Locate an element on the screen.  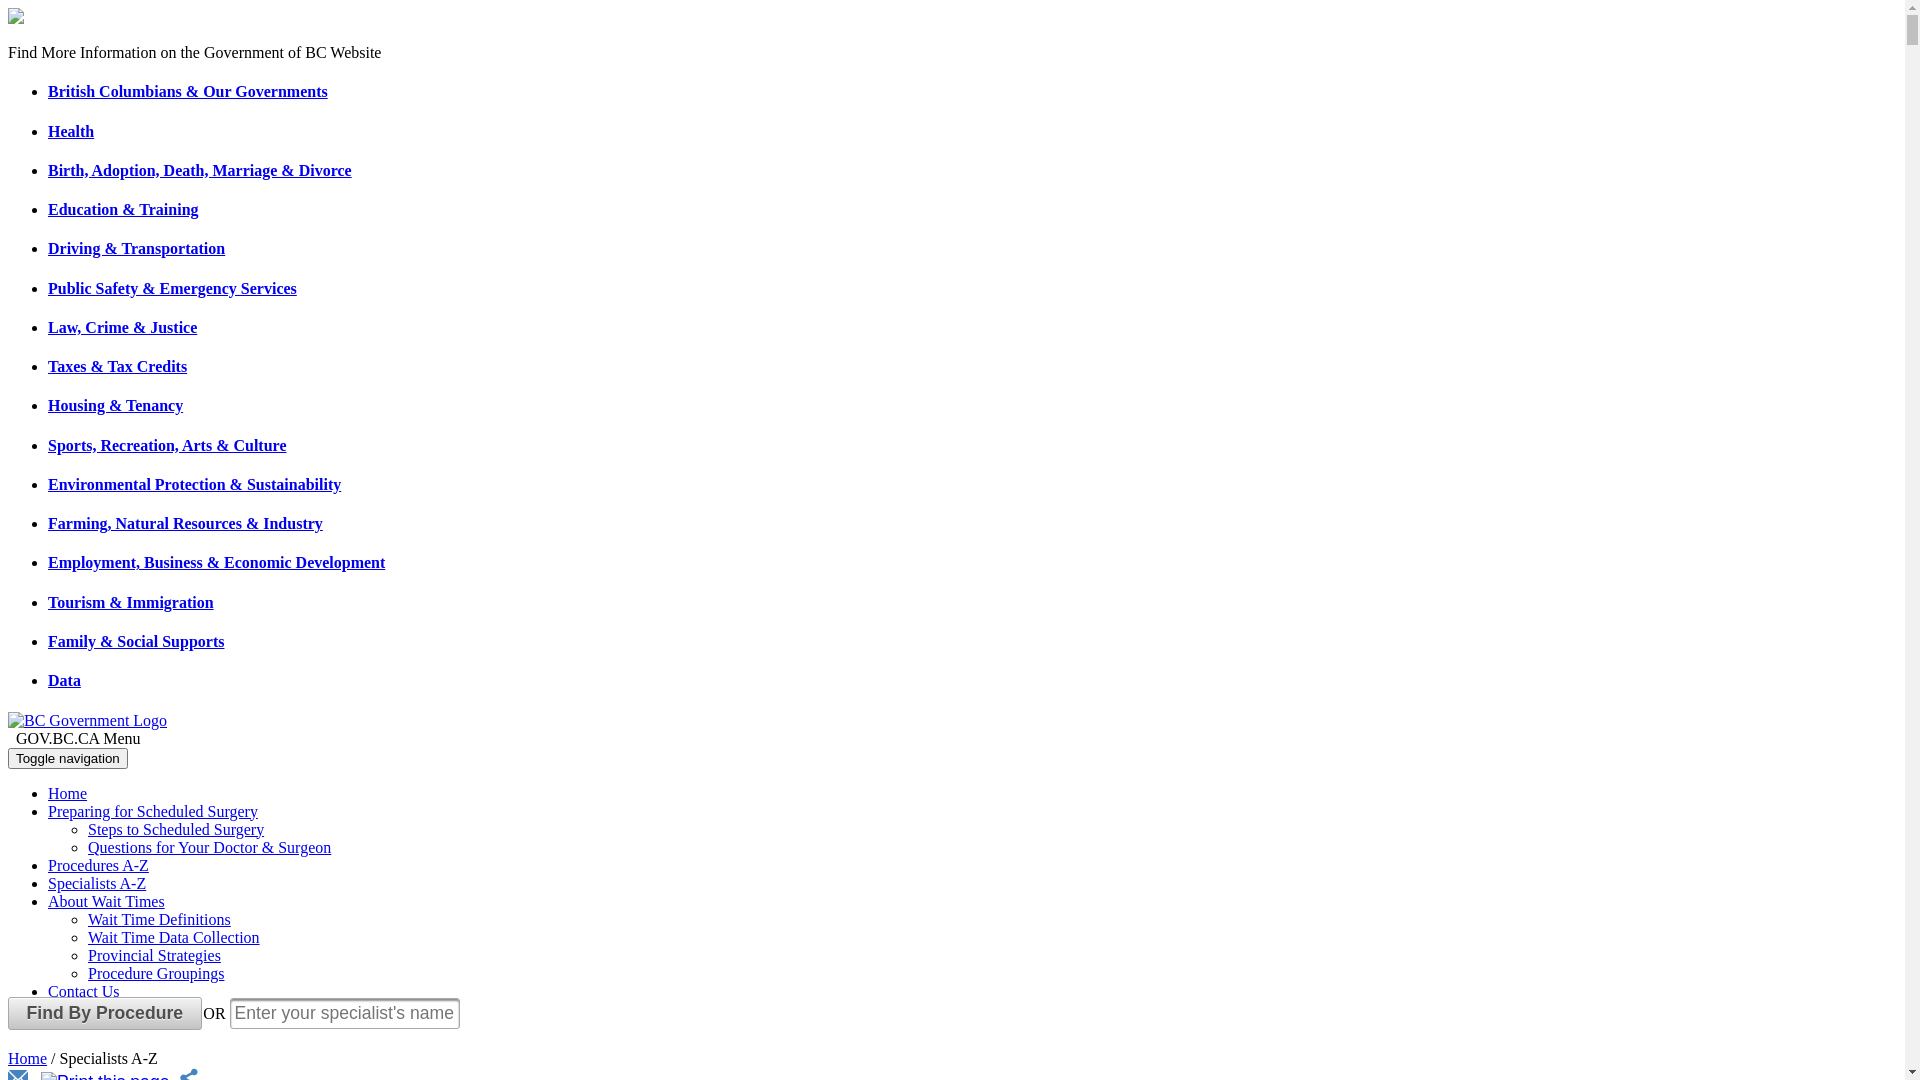
'Contact Us' is located at coordinates (48, 991).